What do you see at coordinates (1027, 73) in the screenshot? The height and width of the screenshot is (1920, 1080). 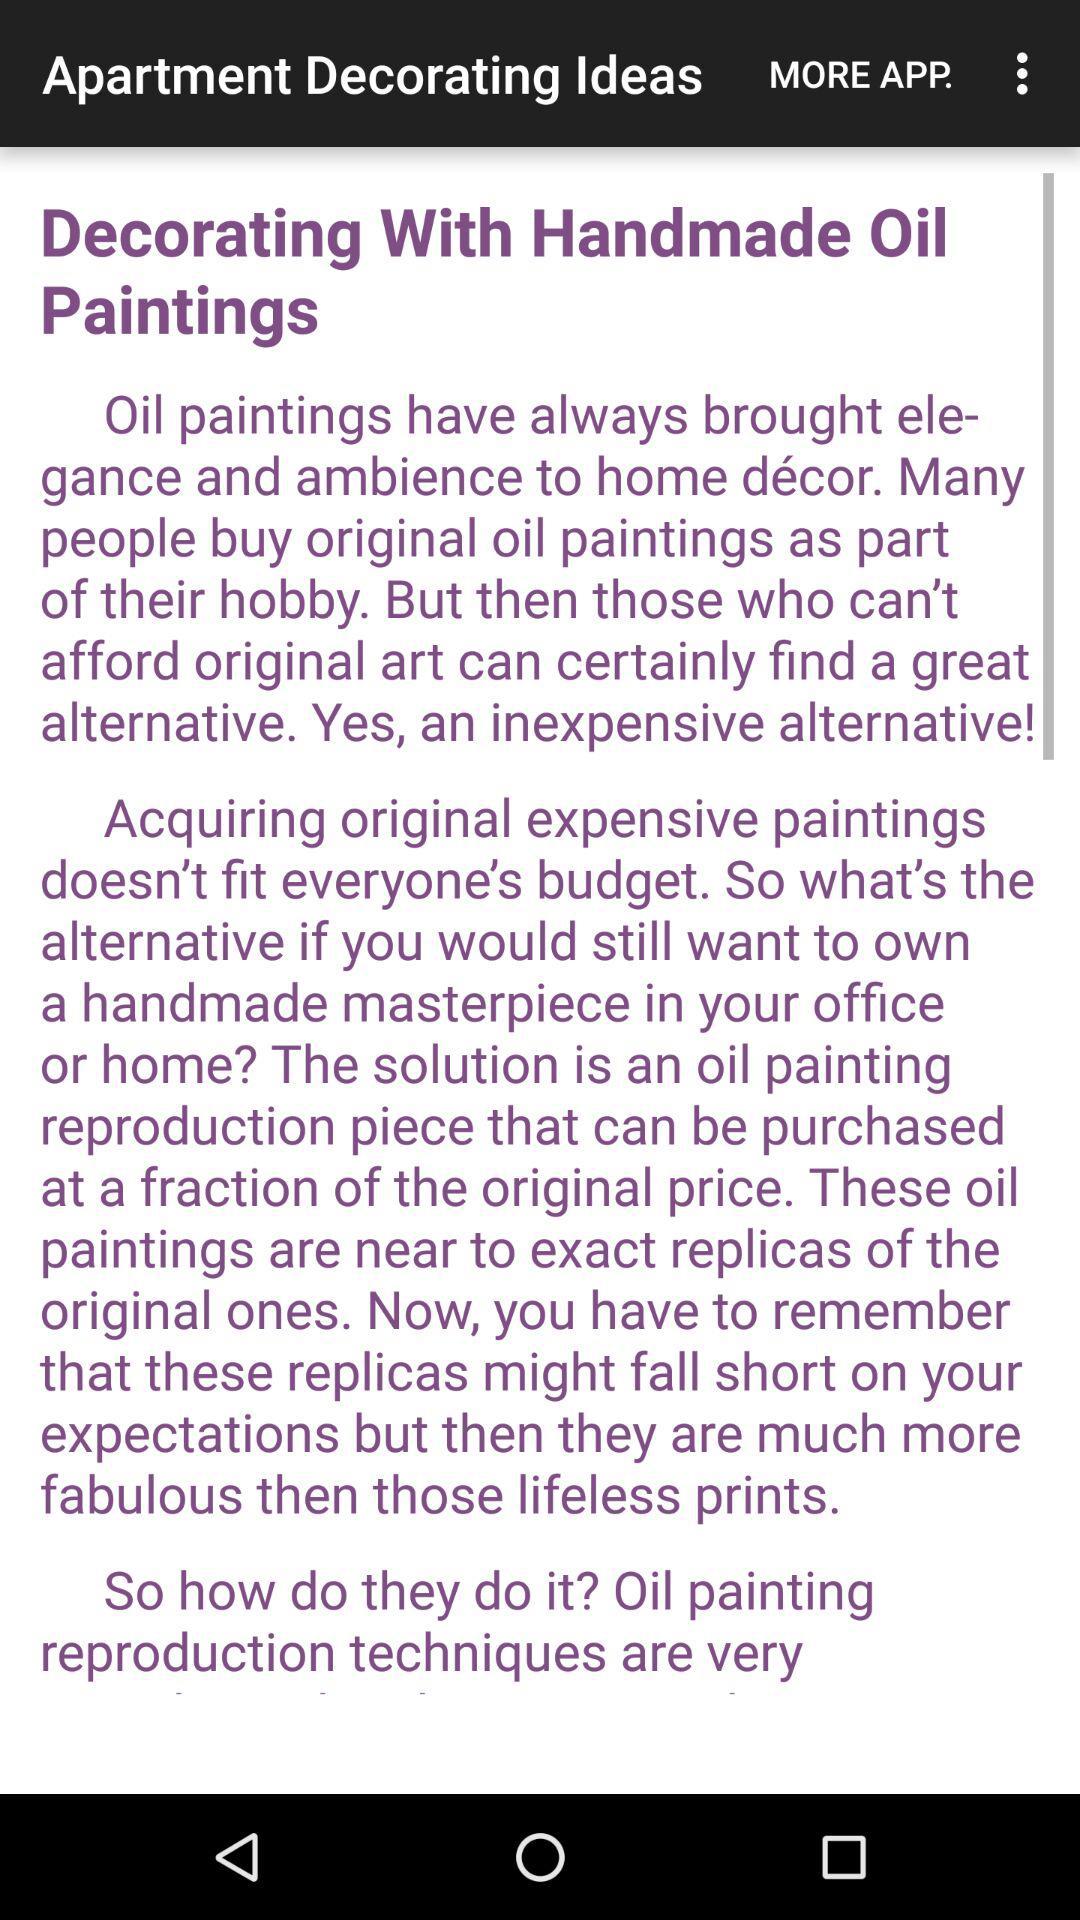 I see `the icon to the right of the more app. item` at bounding box center [1027, 73].